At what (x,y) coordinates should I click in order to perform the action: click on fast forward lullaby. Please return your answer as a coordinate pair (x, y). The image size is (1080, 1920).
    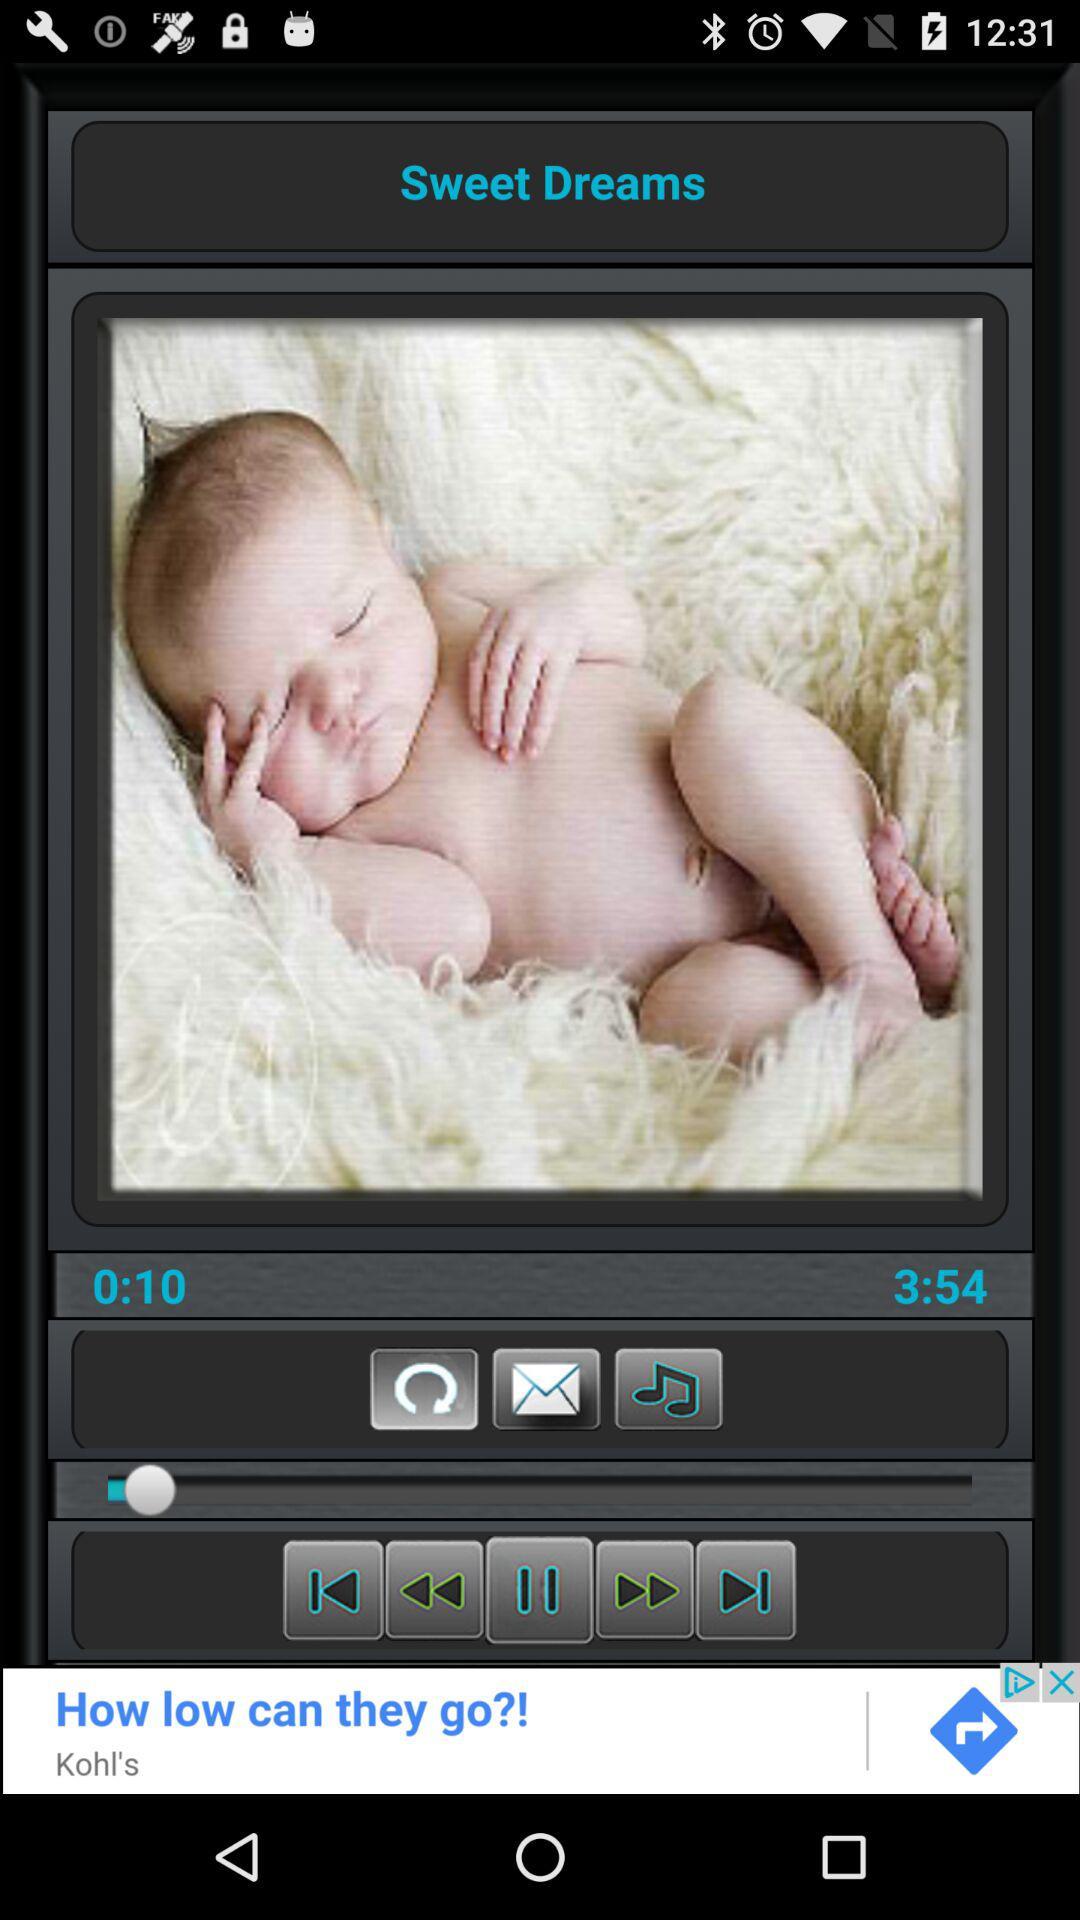
    Looking at the image, I should click on (644, 1589).